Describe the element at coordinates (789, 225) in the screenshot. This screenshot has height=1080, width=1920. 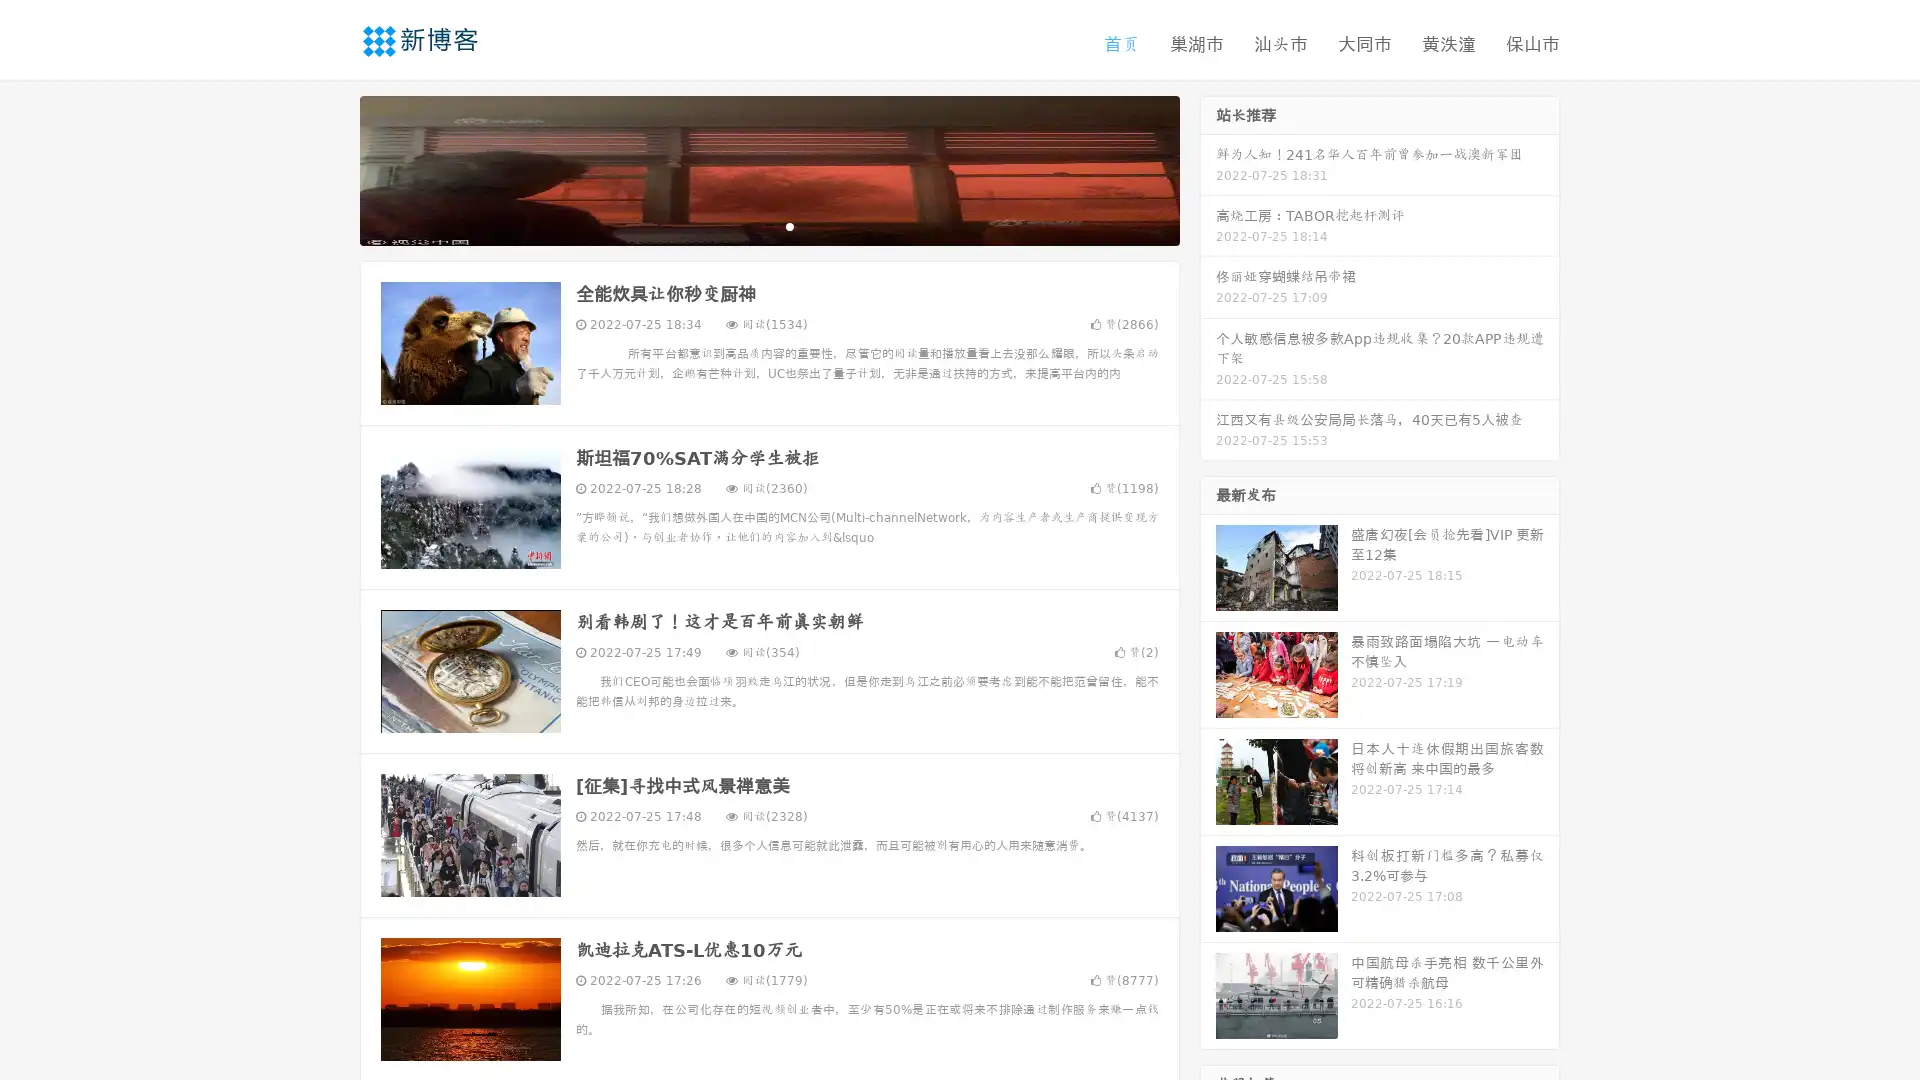
I see `Go to slide 3` at that location.